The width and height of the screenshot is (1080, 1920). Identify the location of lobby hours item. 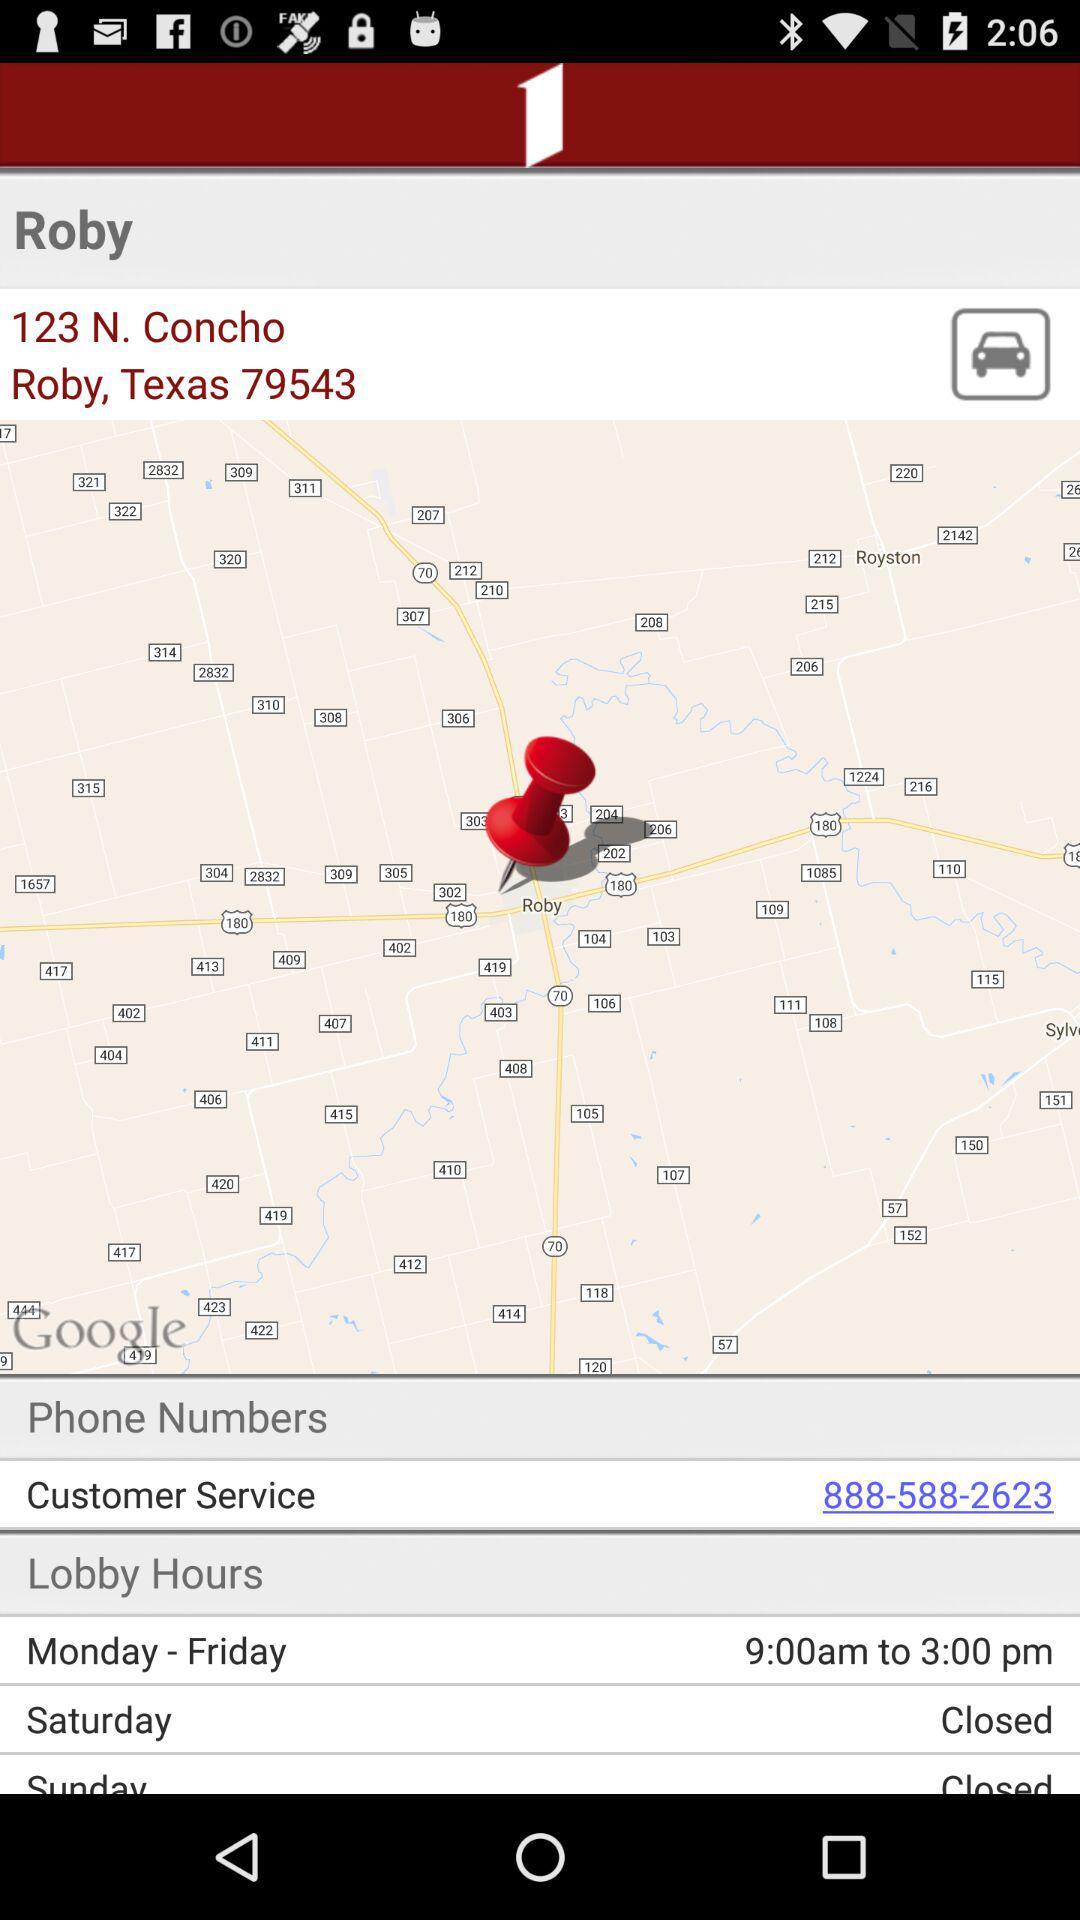
(144, 1570).